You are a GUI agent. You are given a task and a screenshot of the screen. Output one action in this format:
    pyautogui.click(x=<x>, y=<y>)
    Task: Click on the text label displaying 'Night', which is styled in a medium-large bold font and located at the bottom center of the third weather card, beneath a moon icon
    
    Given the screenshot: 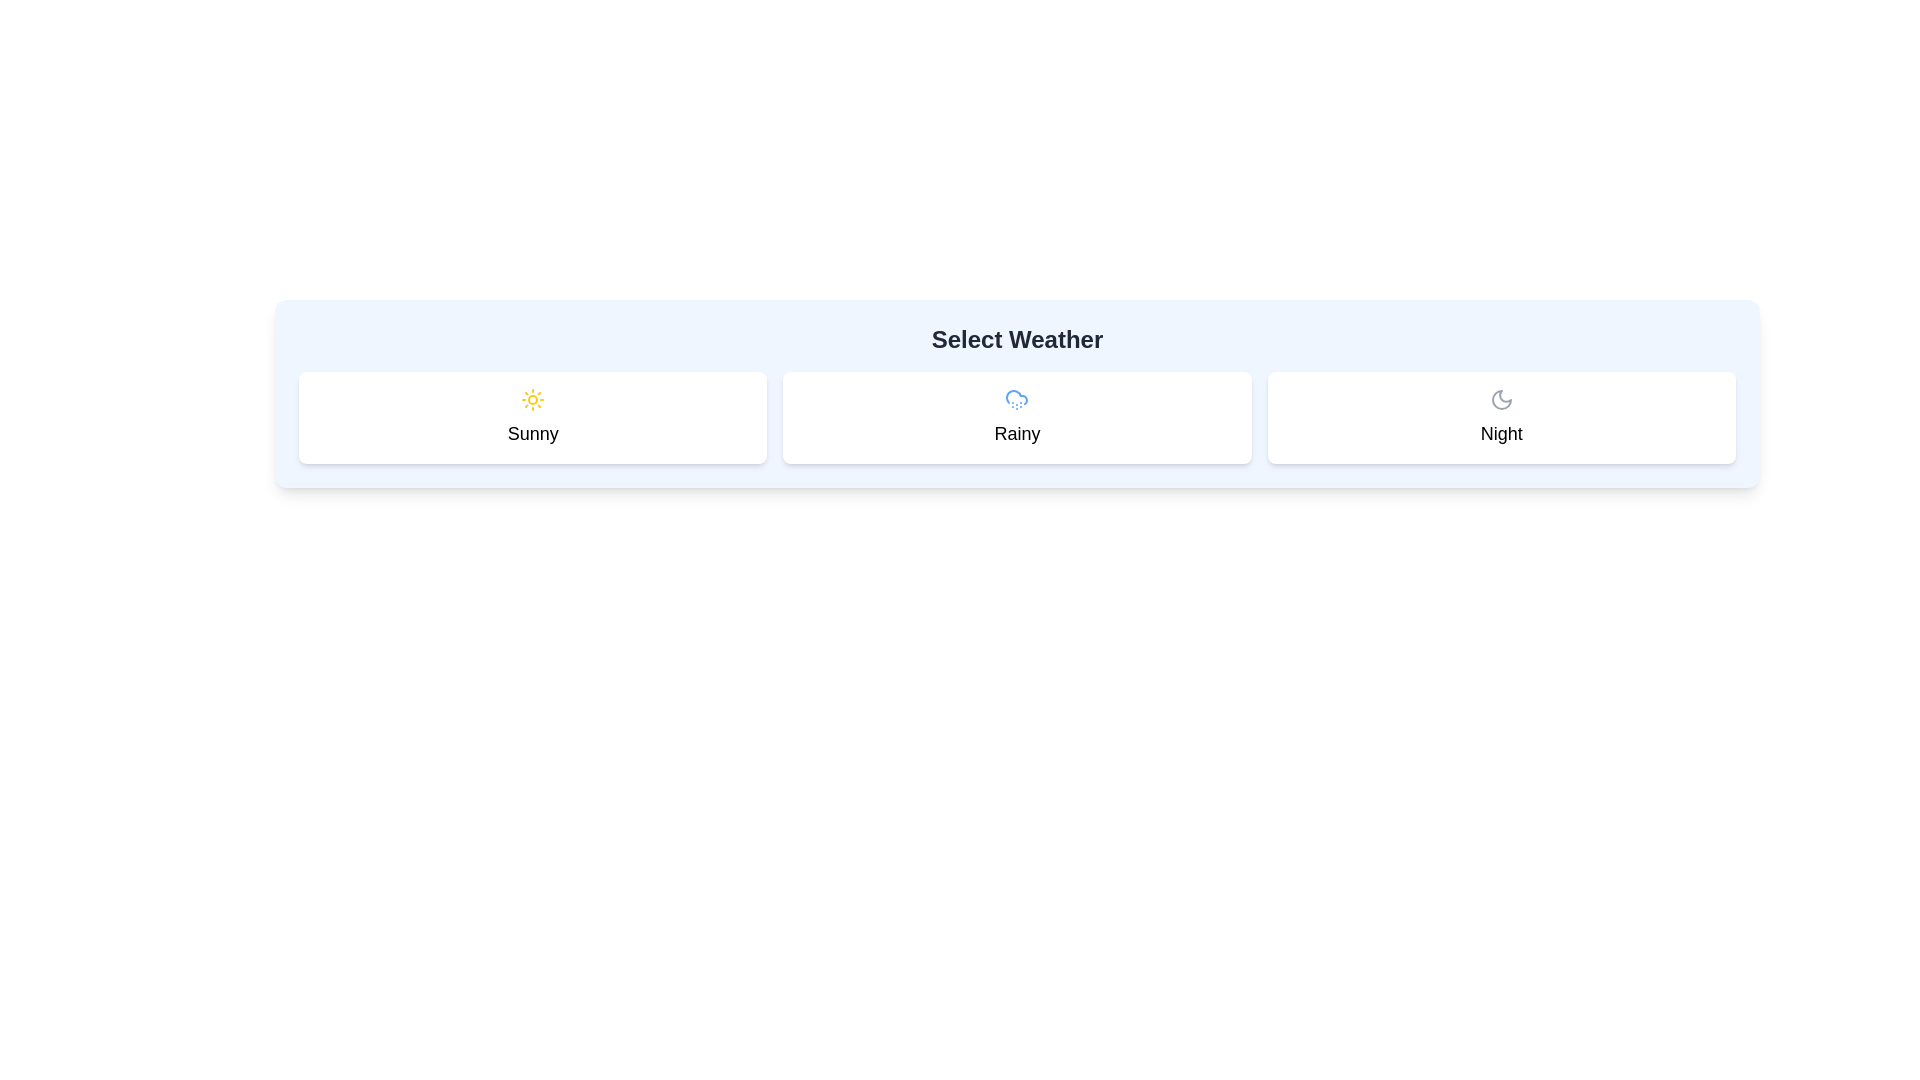 What is the action you would take?
    pyautogui.click(x=1501, y=433)
    